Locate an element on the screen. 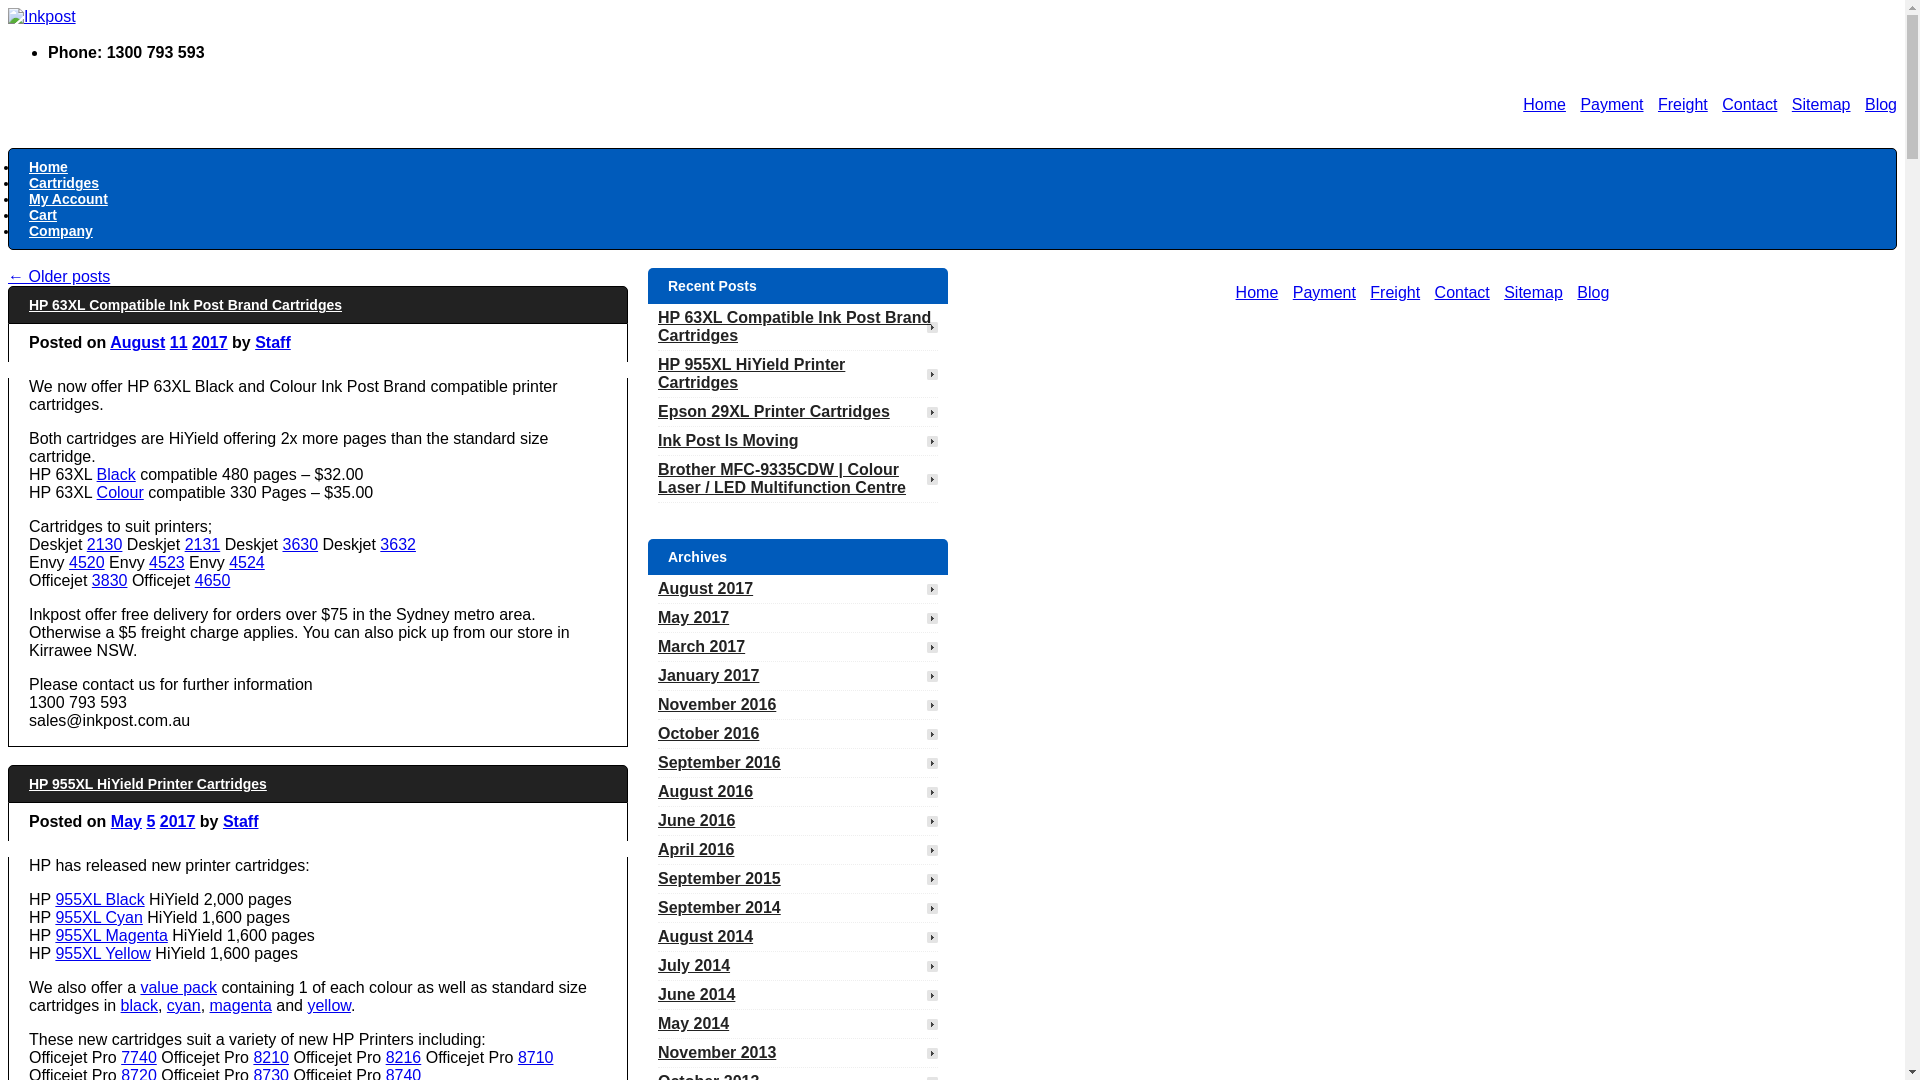 Image resolution: width=1920 pixels, height=1080 pixels. 'yellow' is located at coordinates (329, 1005).